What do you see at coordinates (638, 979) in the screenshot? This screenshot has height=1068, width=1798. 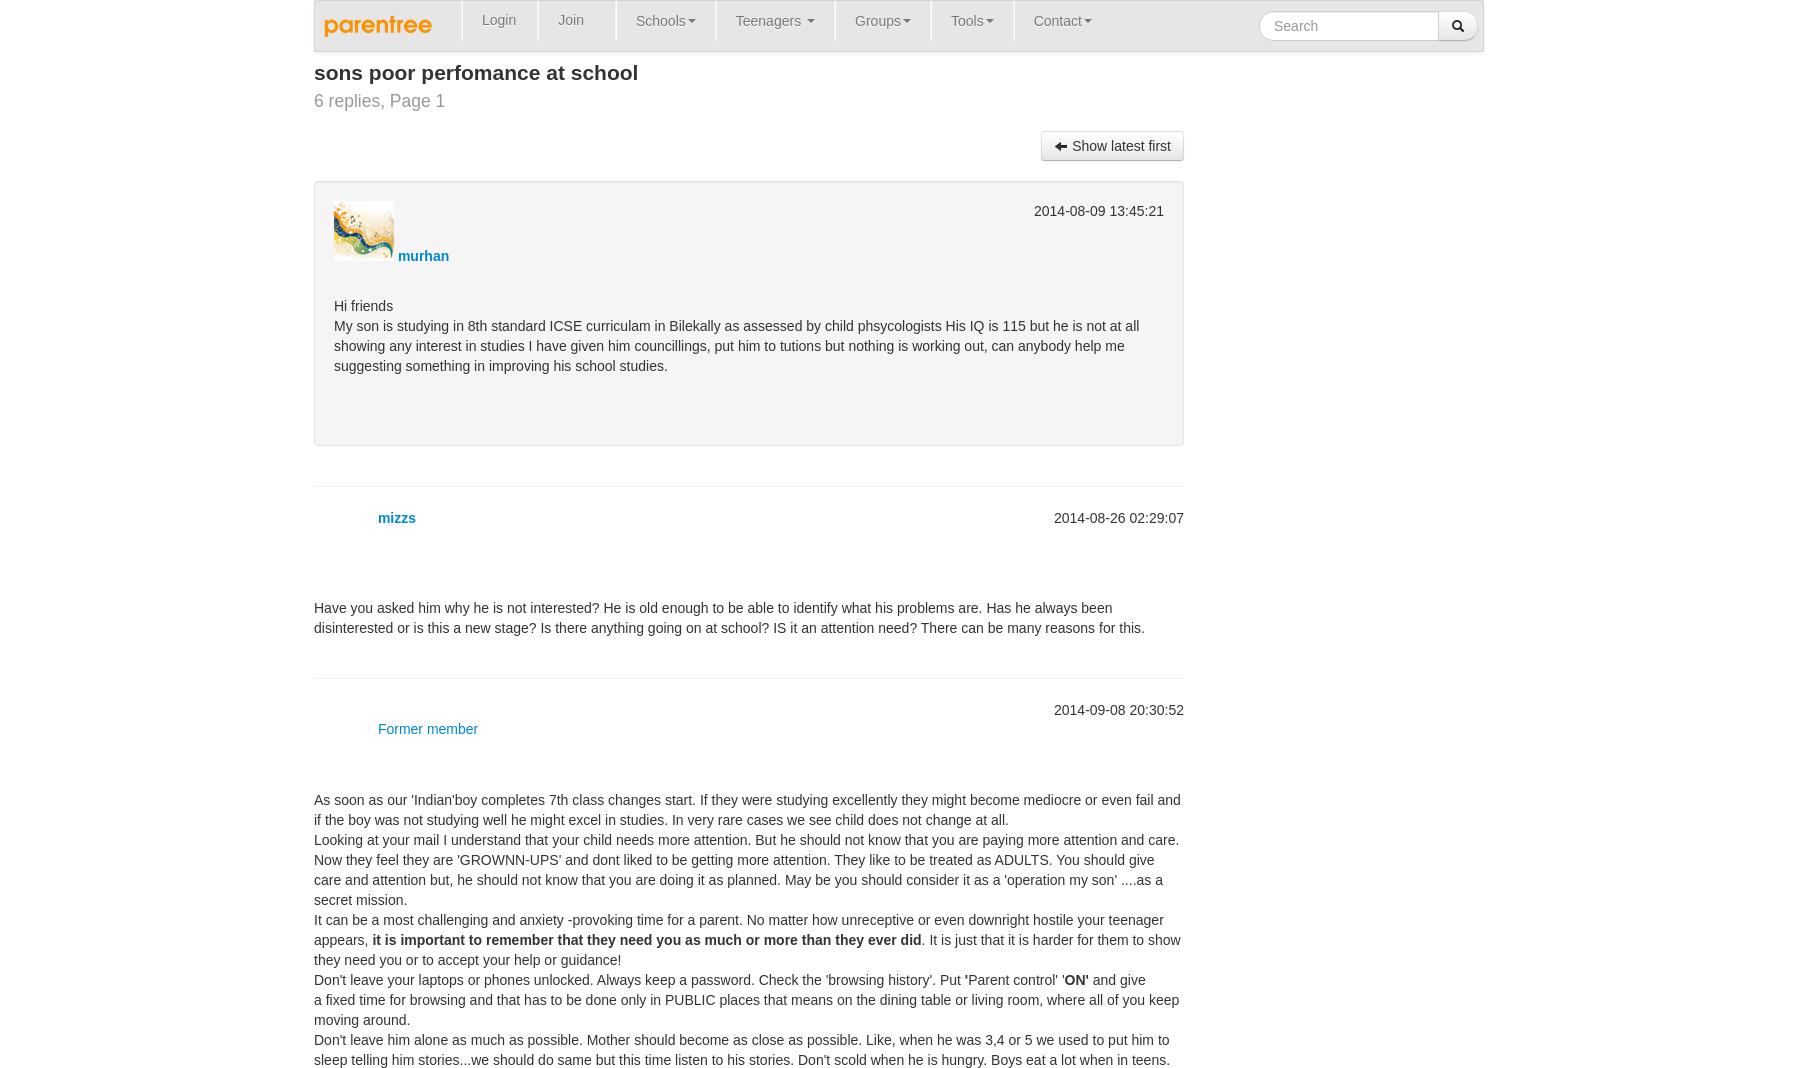 I see `'Don't leave your laptops or phones unlocked. Always keep a password. Check the 'browsing history'. Put'` at bounding box center [638, 979].